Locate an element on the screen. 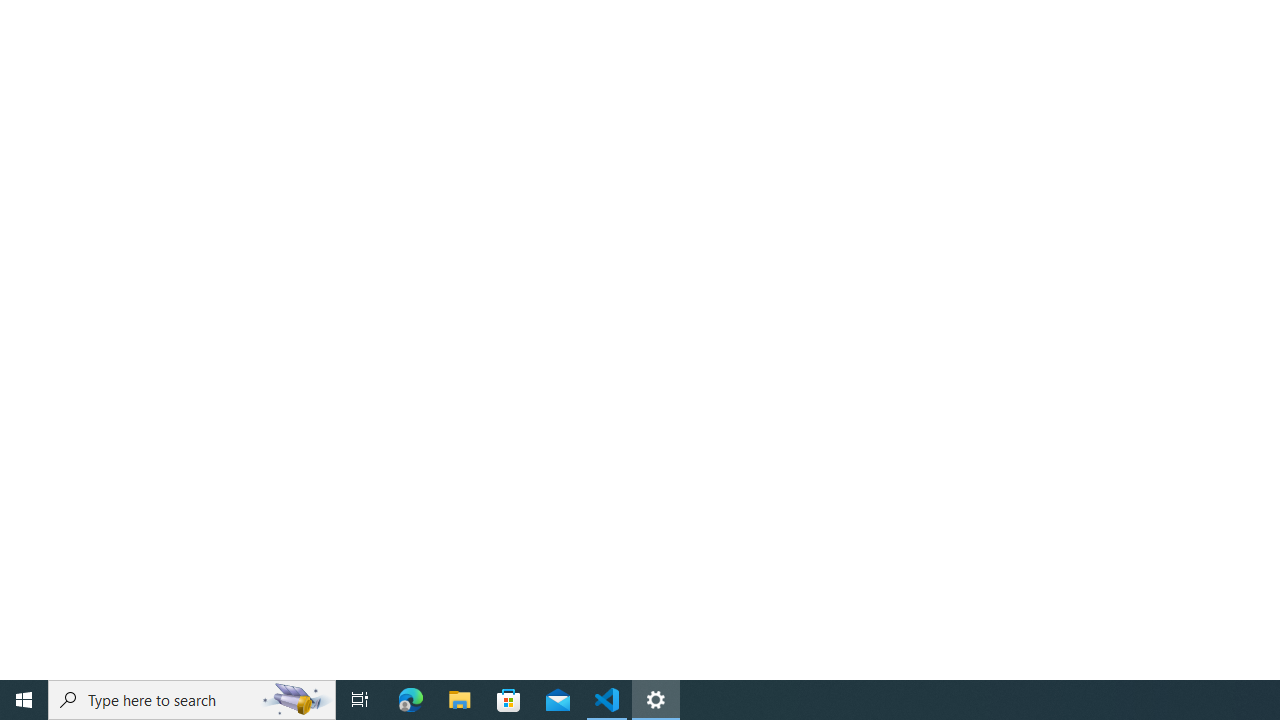 The height and width of the screenshot is (720, 1280). 'Visual Studio Code - 1 running window' is located at coordinates (606, 698).